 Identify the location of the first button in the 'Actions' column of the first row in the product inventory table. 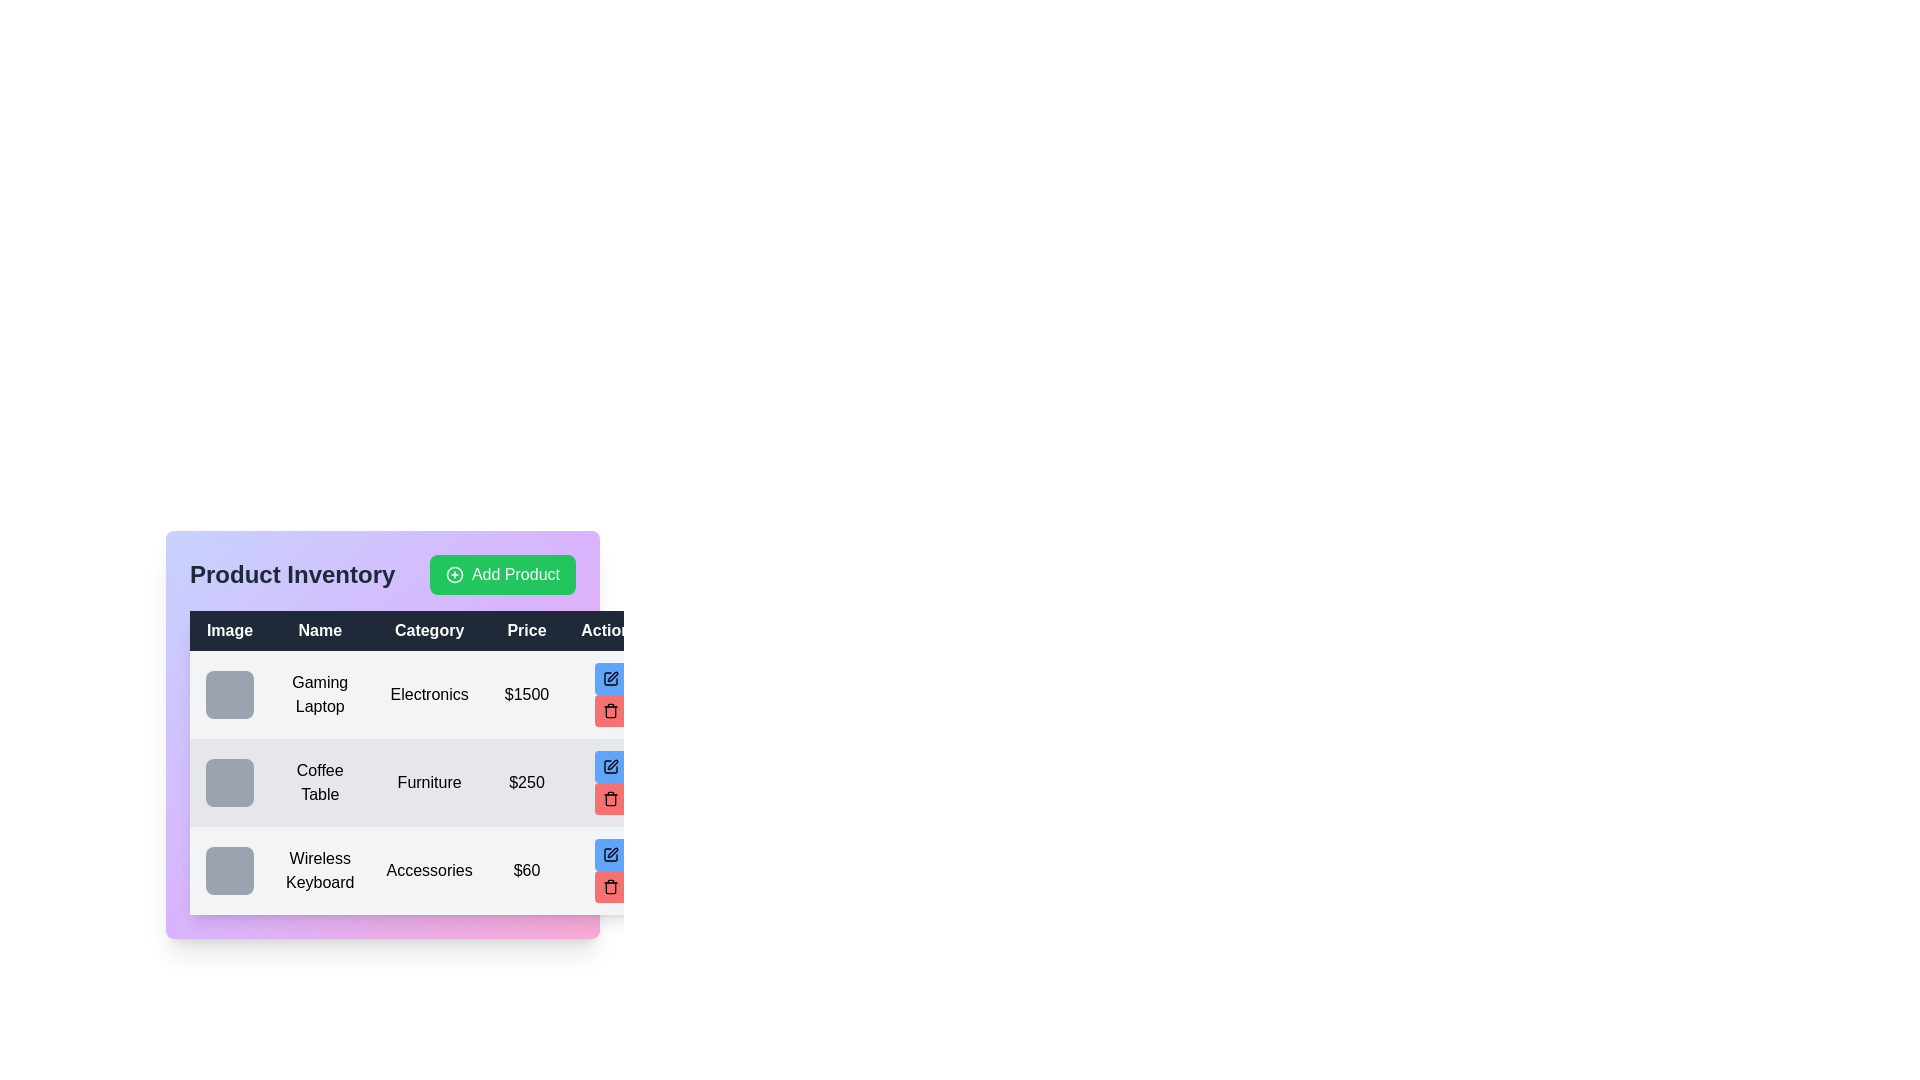
(609, 677).